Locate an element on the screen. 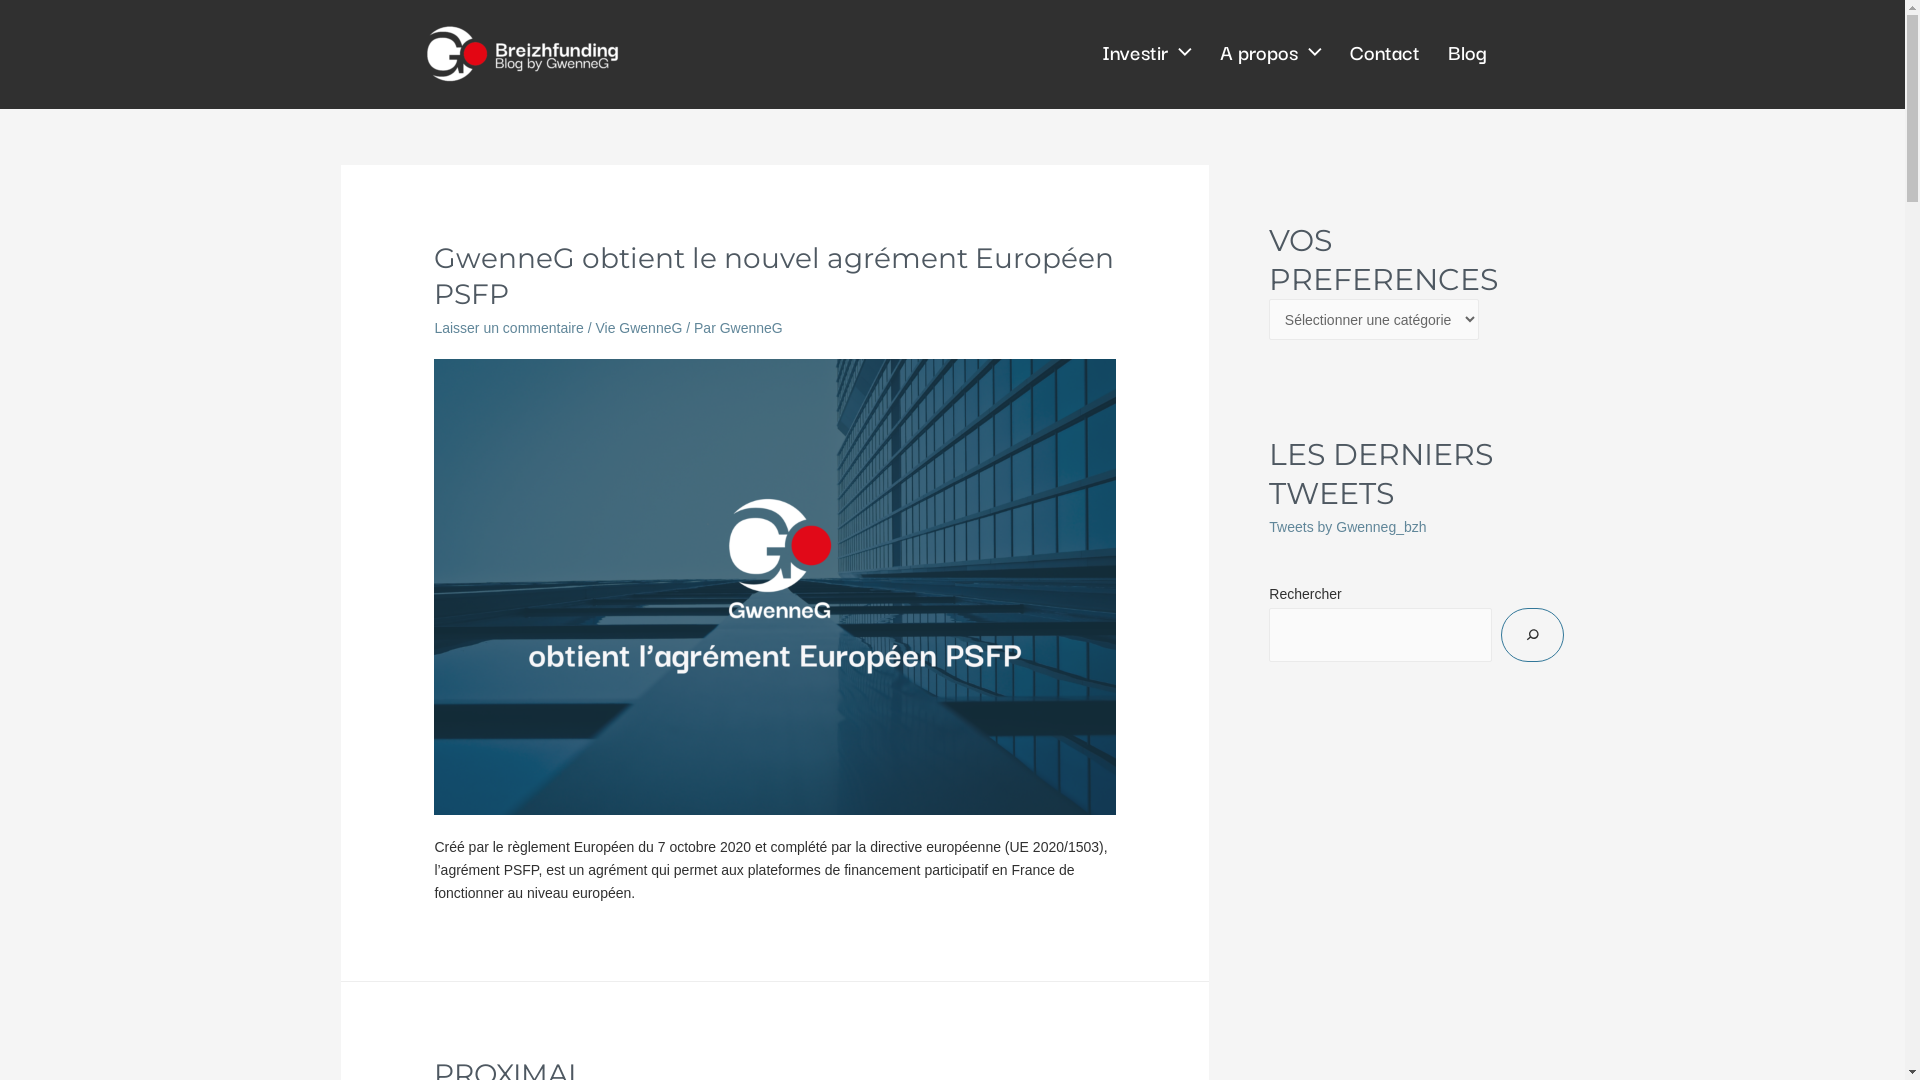  'GwenneG' is located at coordinates (750, 326).